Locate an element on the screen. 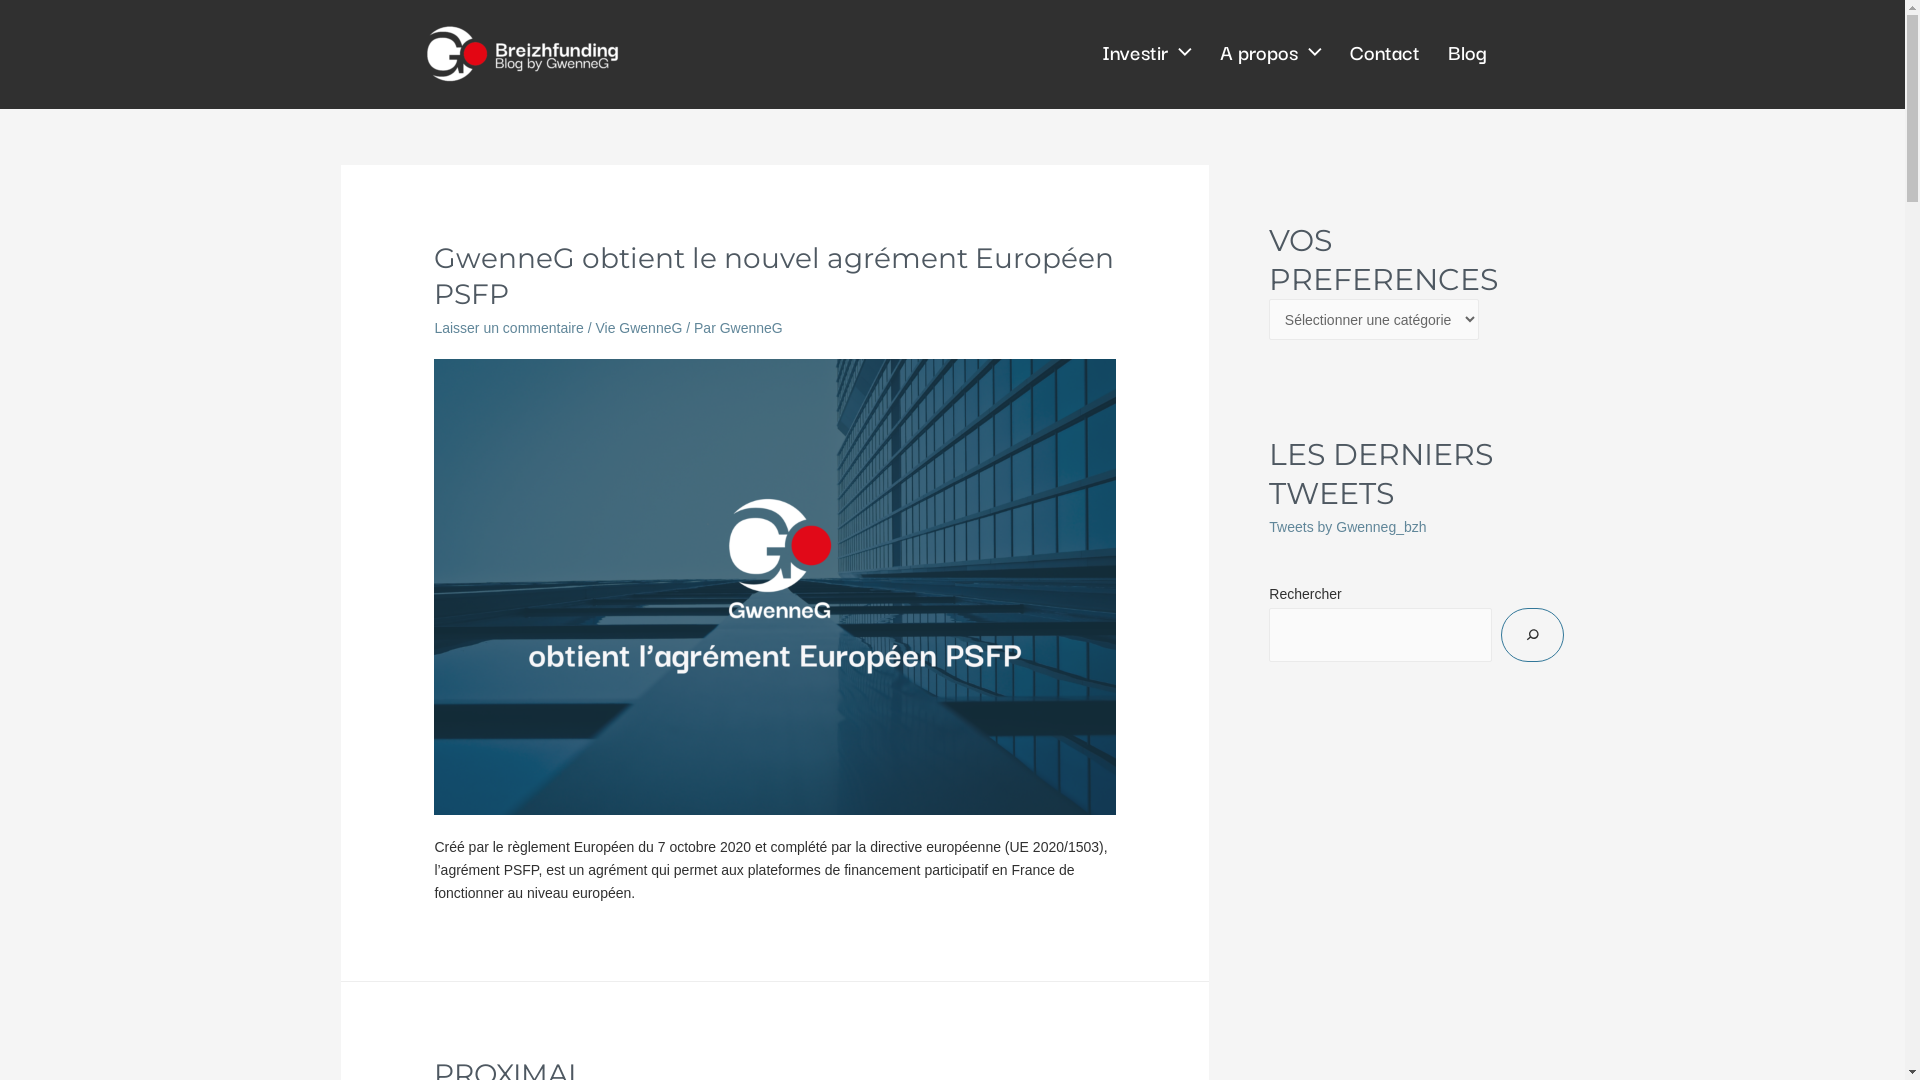  'GwenneG' is located at coordinates (750, 326).